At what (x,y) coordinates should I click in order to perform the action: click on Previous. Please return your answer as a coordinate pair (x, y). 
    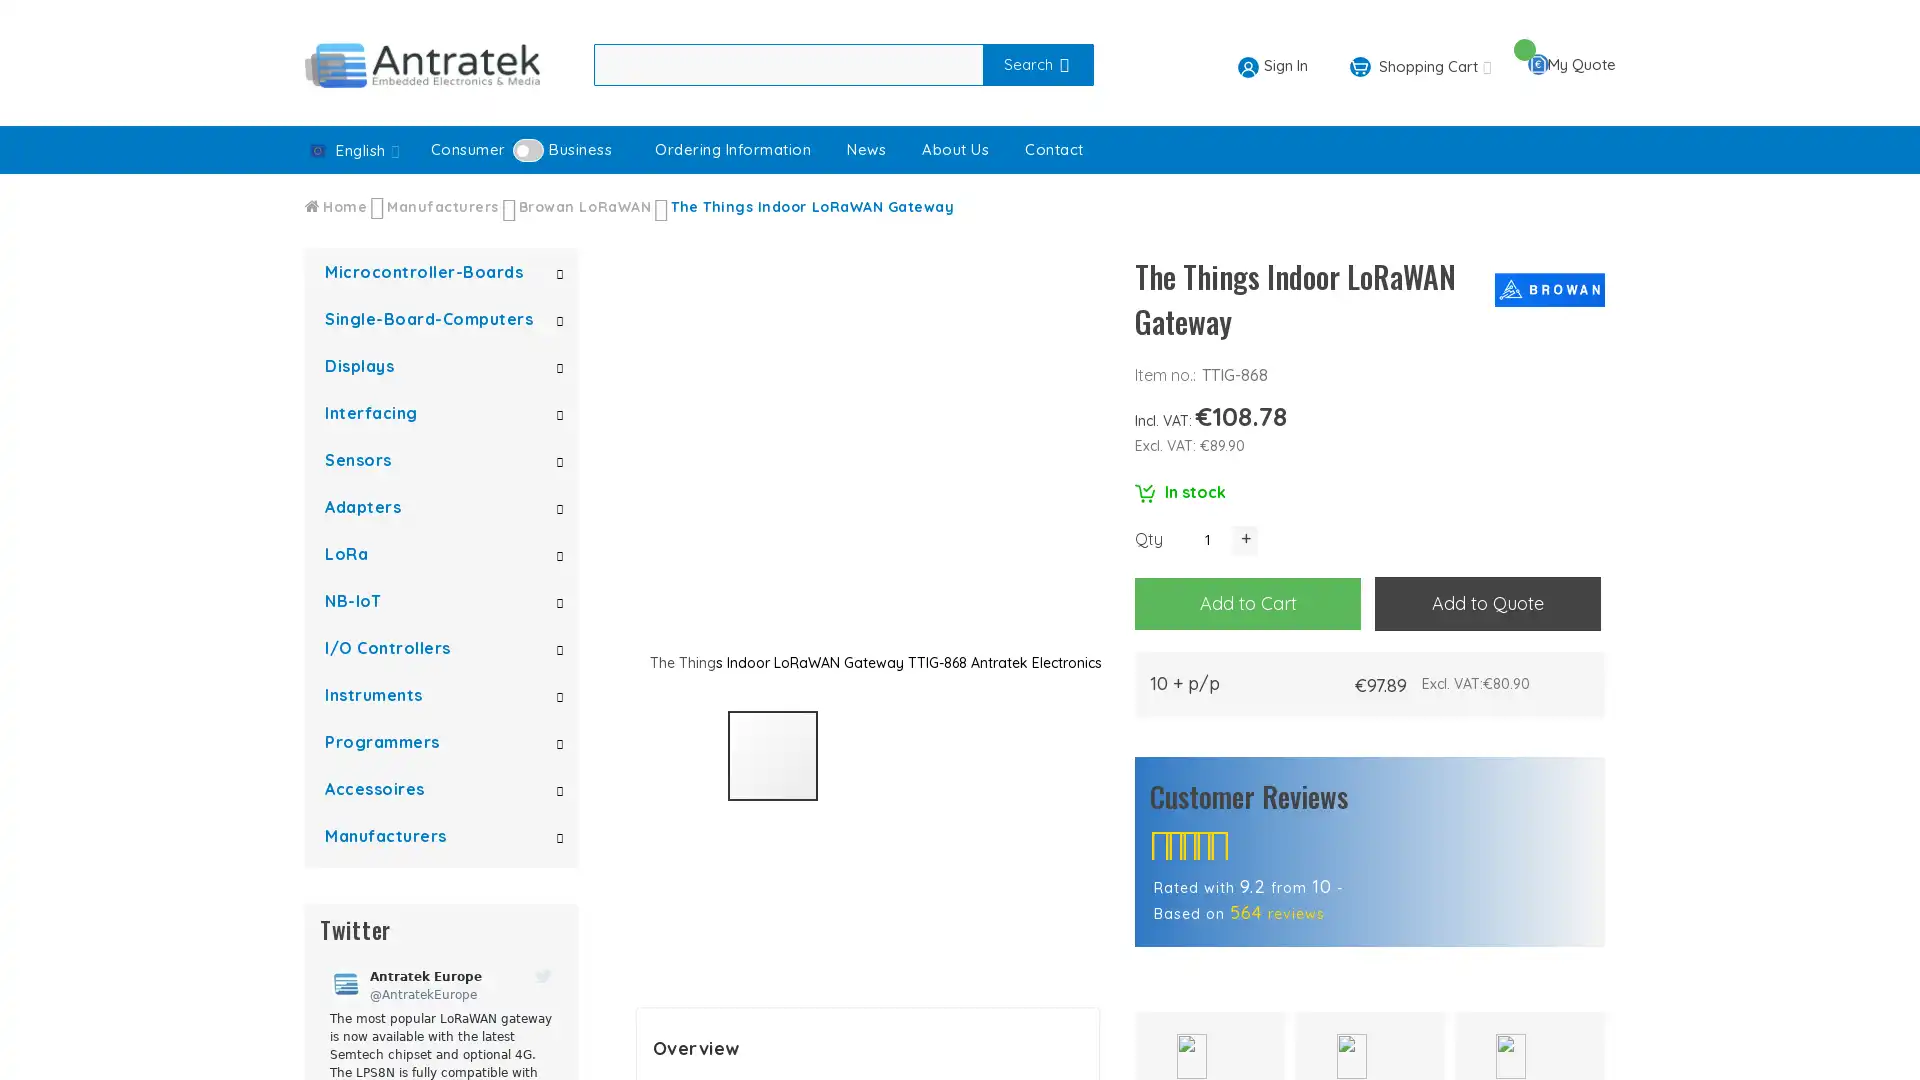
    Looking at the image, I should click on (649, 756).